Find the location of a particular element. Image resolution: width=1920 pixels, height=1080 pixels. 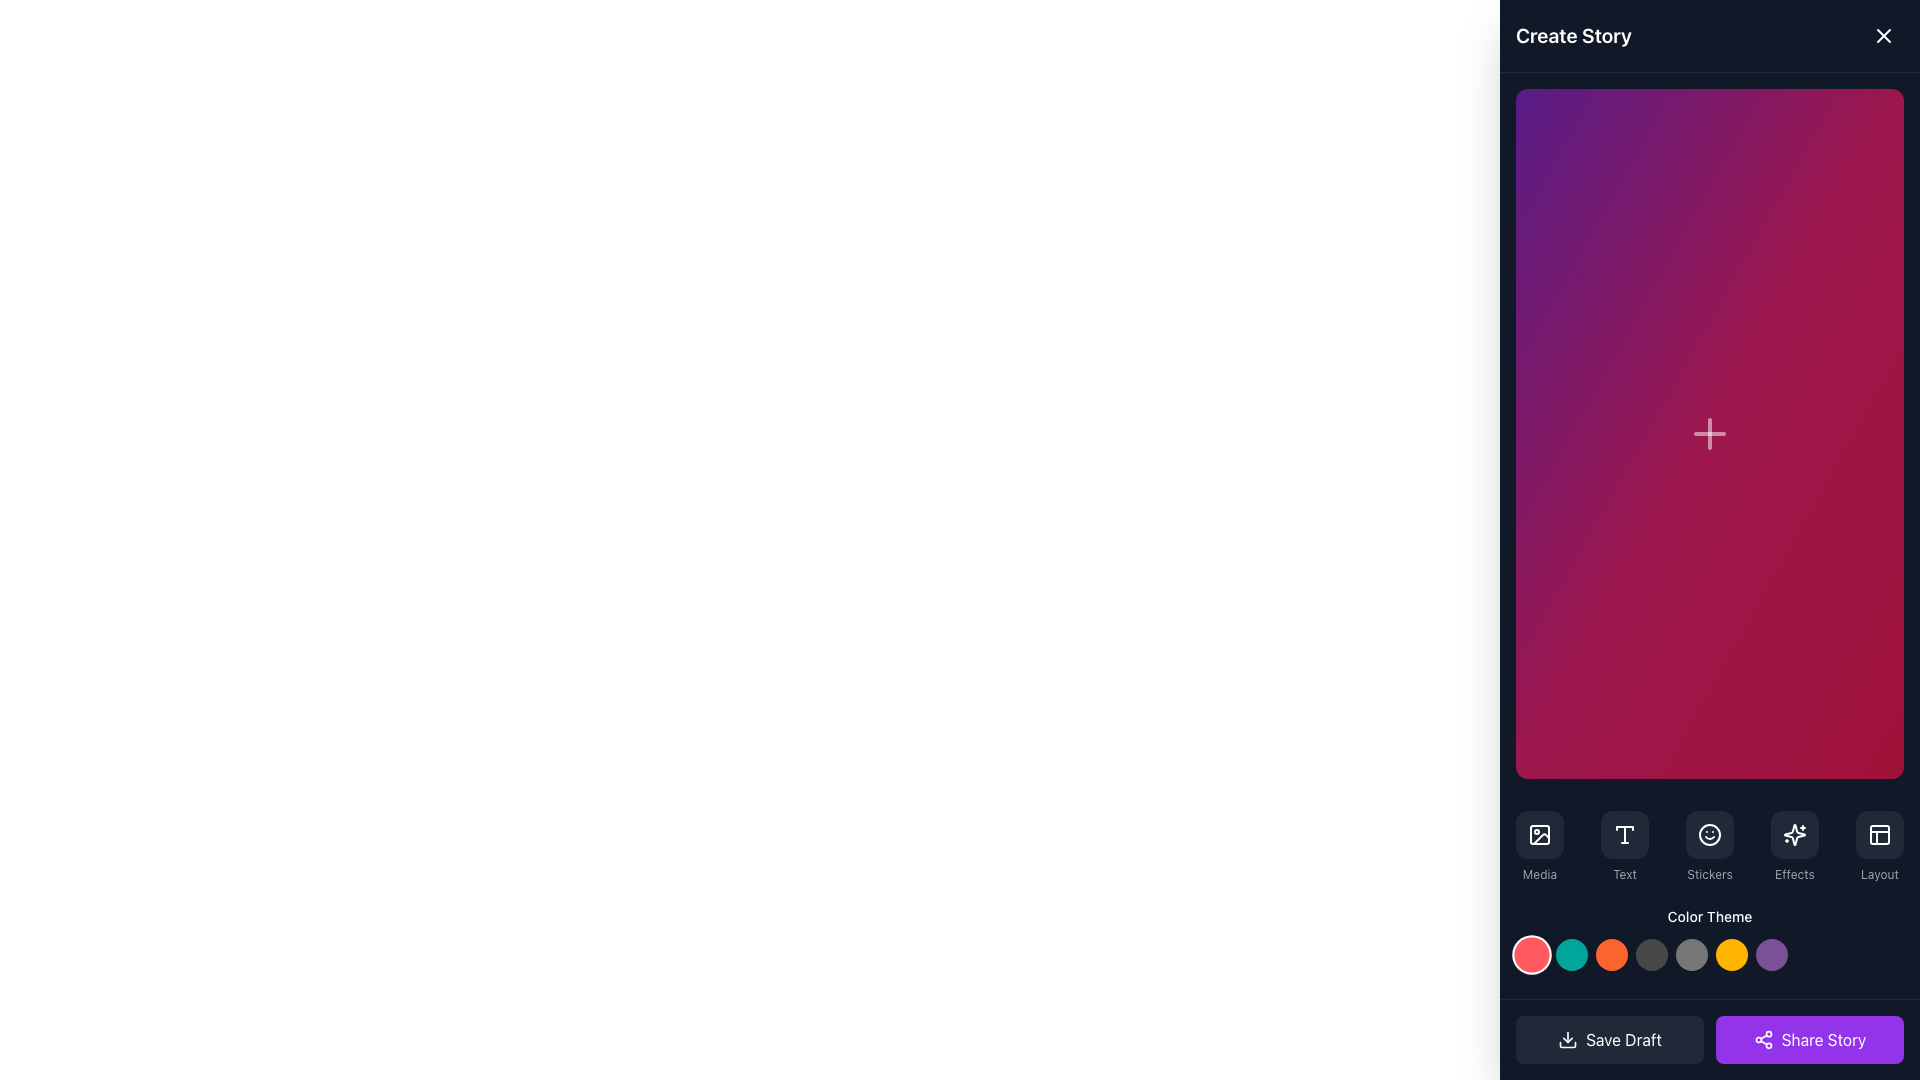

the vibrant orange-yellow circular button, which is the sixth in a row of seven buttons for color theme selection is located at coordinates (1731, 952).